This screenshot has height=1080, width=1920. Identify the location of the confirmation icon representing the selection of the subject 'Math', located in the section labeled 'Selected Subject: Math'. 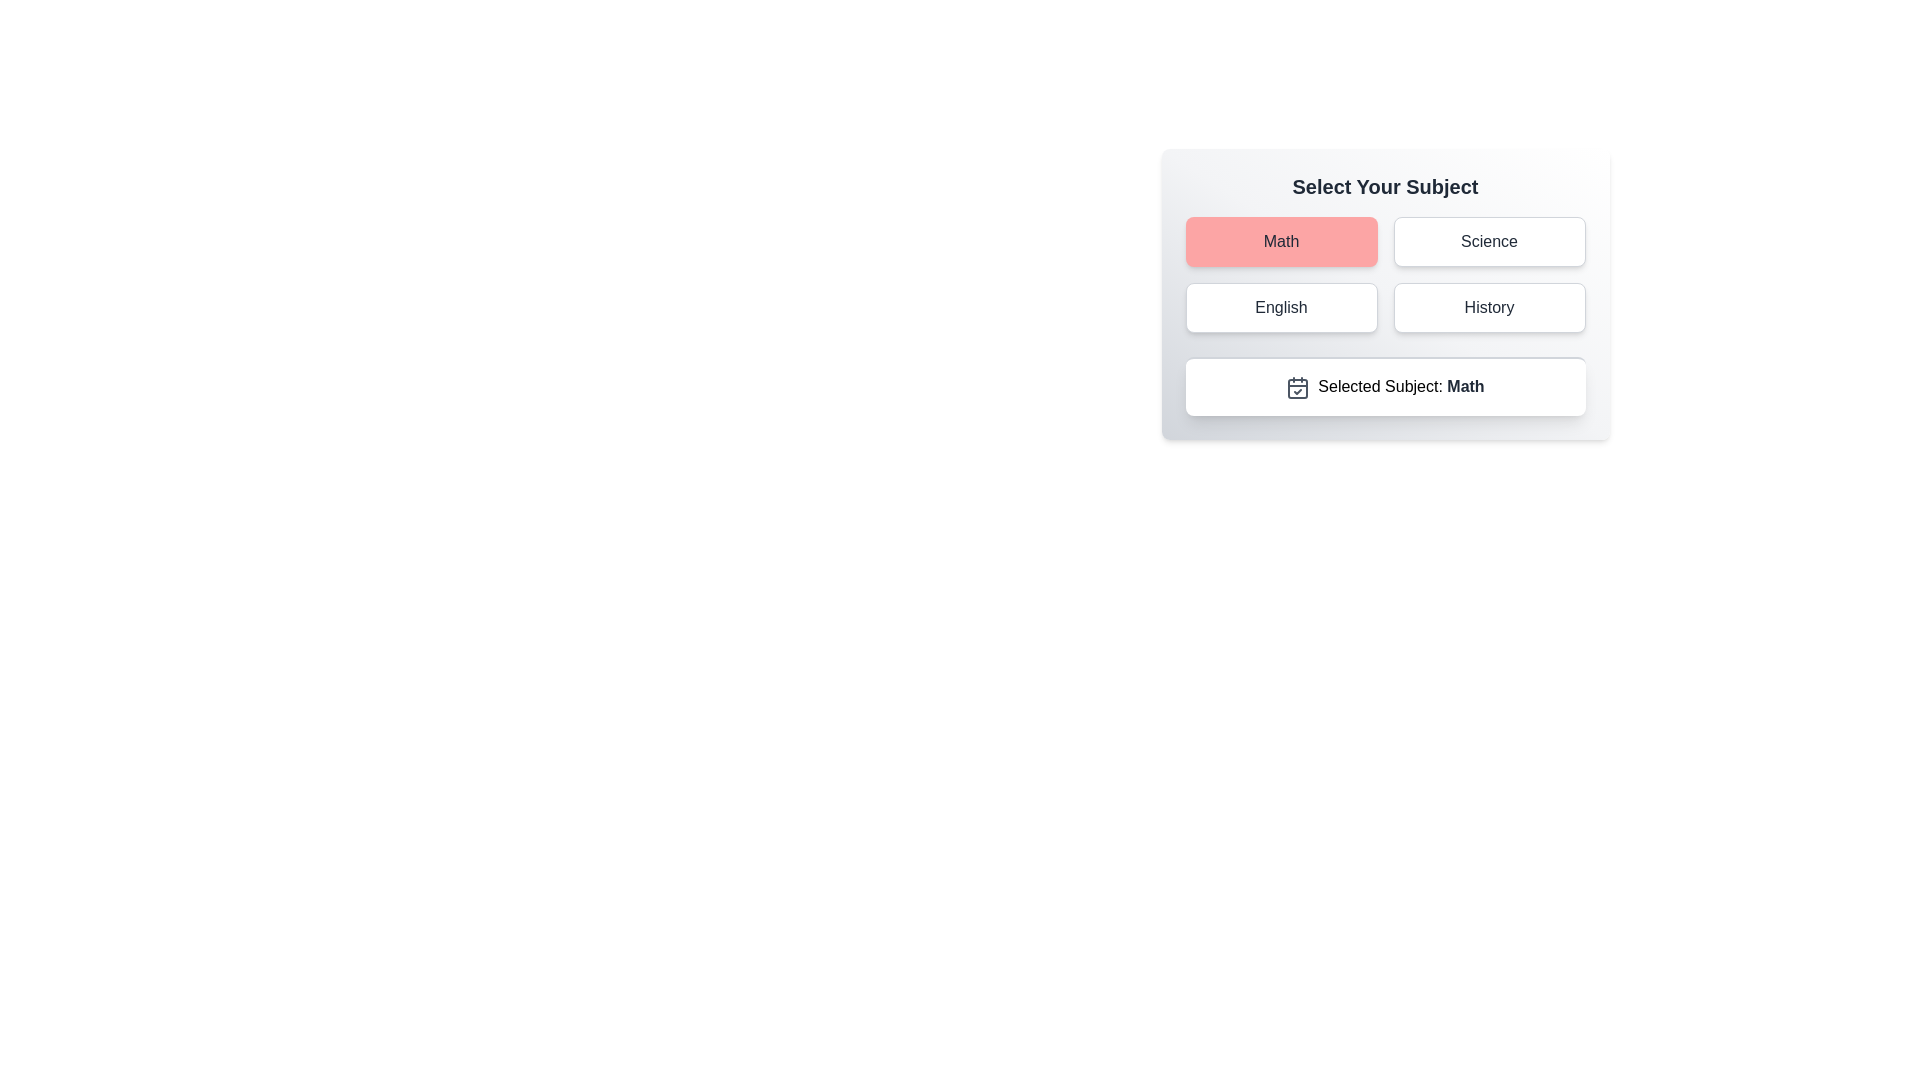
(1298, 387).